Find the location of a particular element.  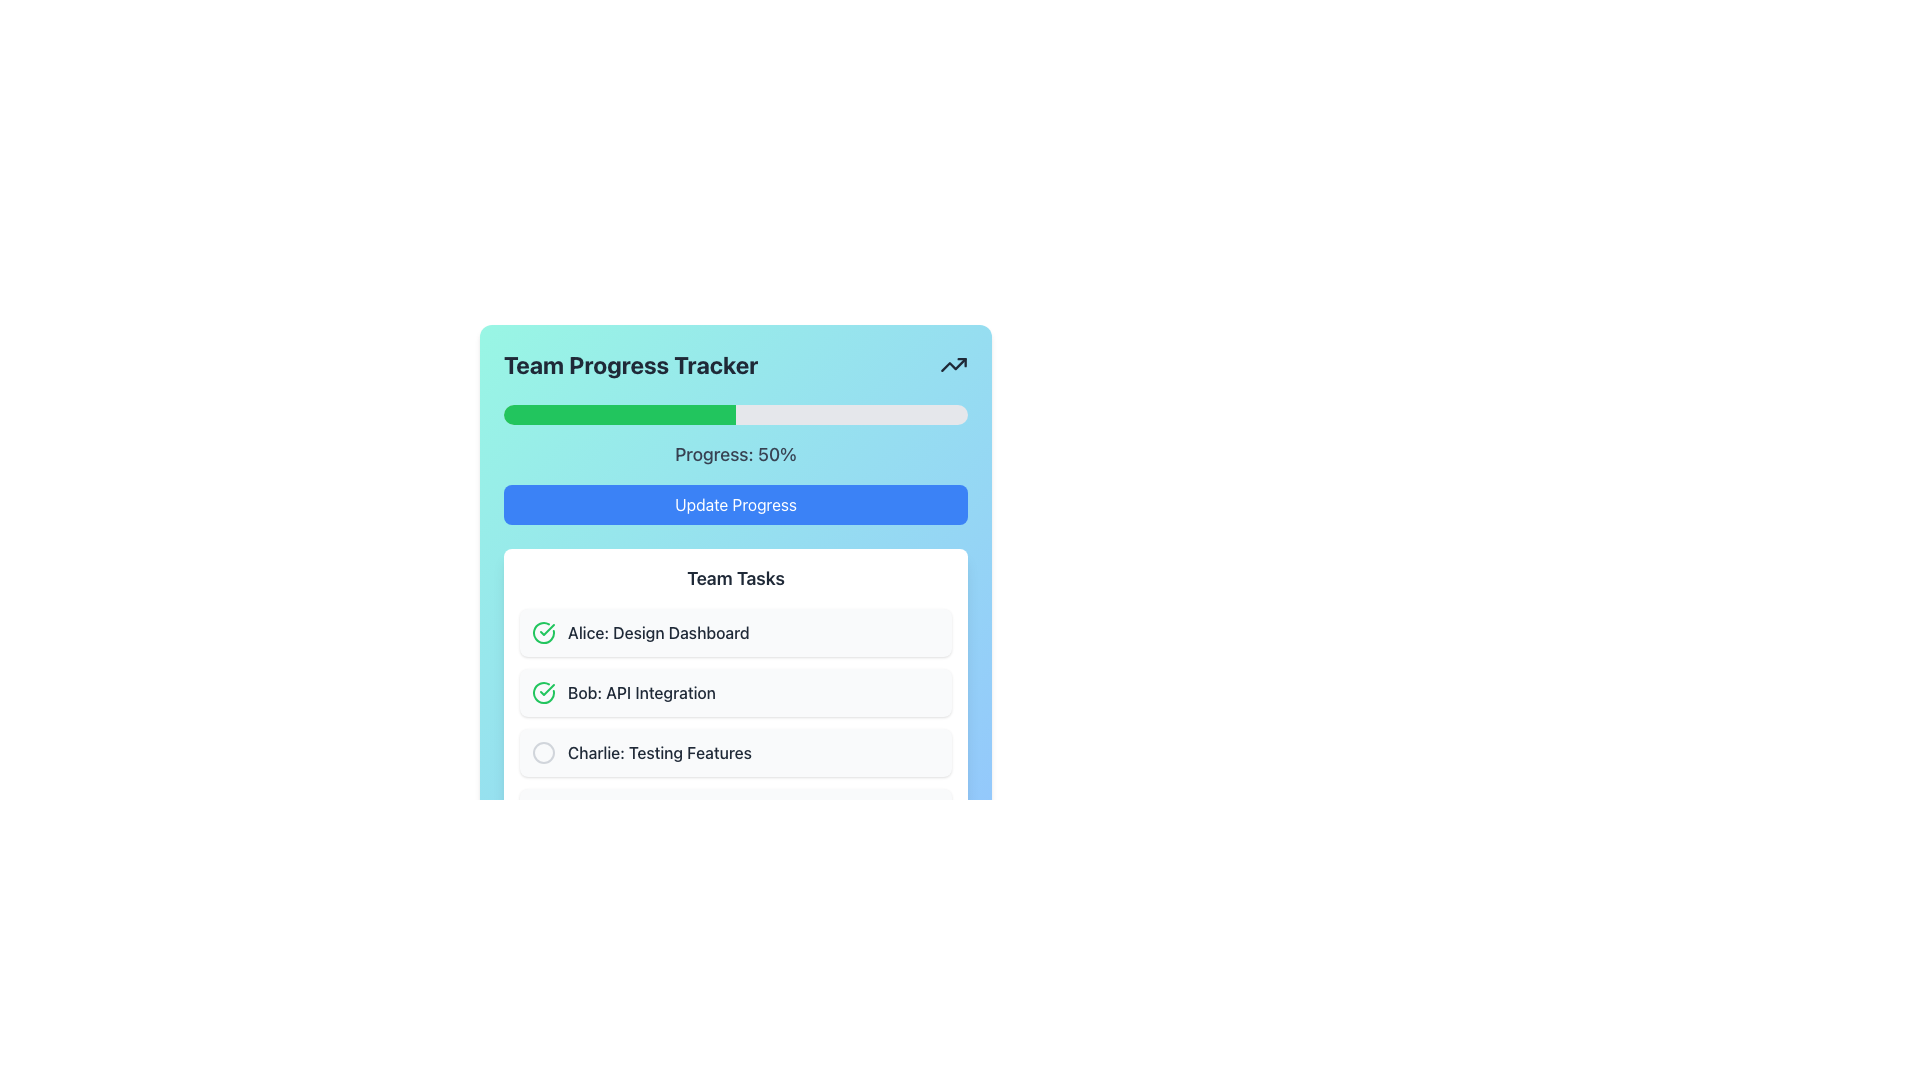

the text label displaying 'Testing Features', which is the third task listed in the 'Team Tasks' section, located below 'Bob: API Integration' is located at coordinates (660, 752).